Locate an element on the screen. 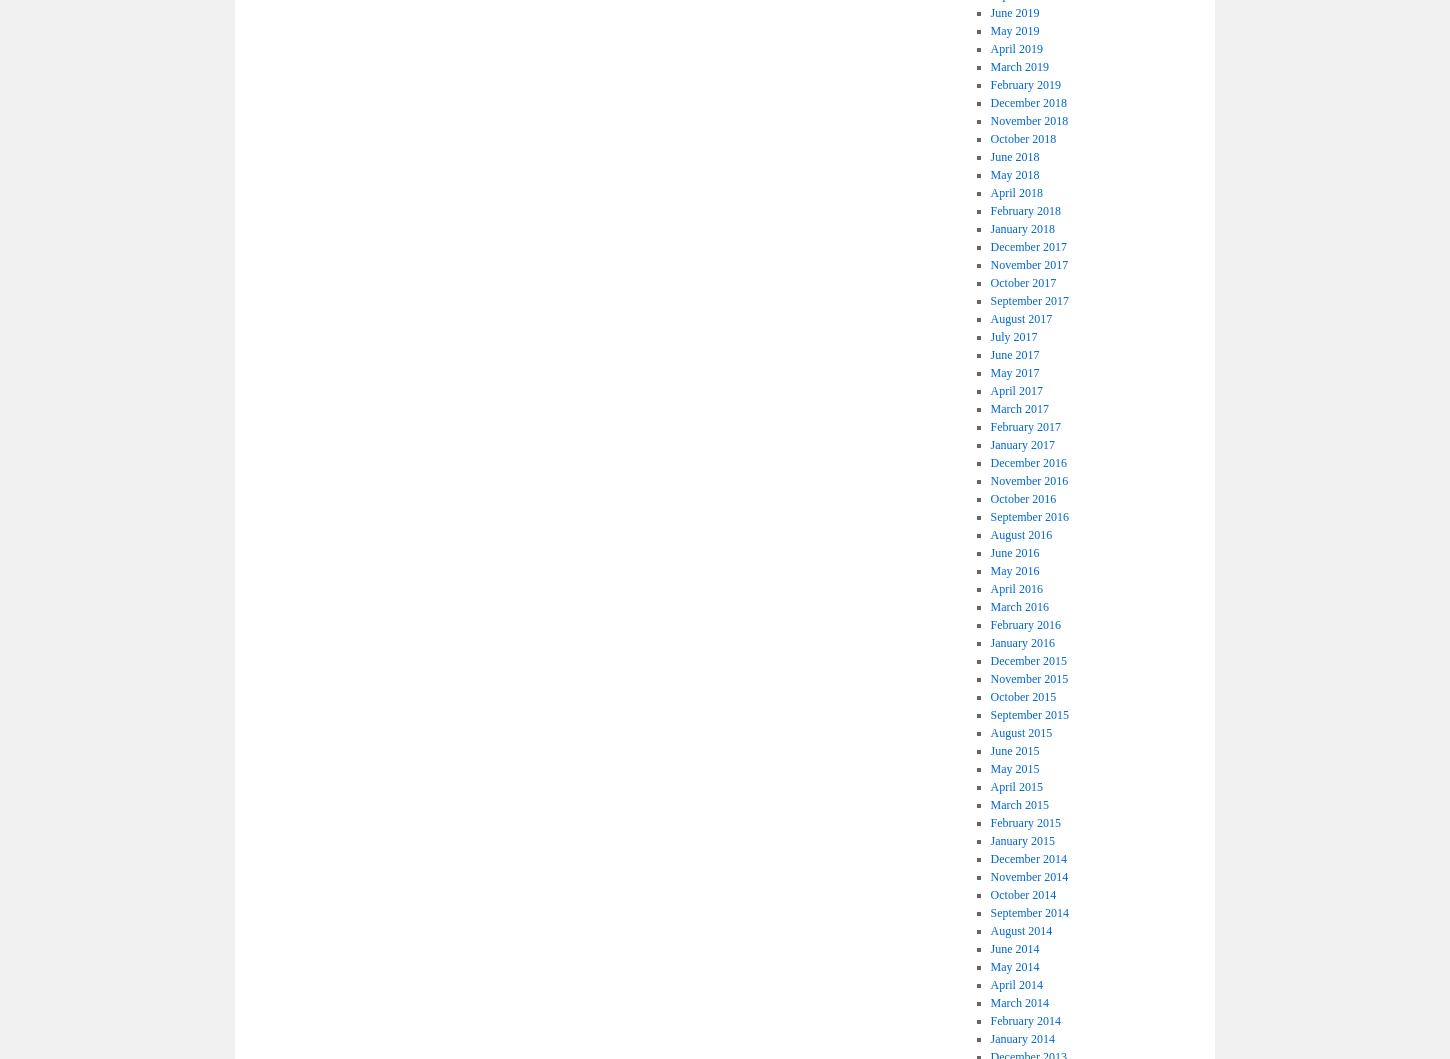 The image size is (1450, 1059). 'May 2014' is located at coordinates (1014, 965).